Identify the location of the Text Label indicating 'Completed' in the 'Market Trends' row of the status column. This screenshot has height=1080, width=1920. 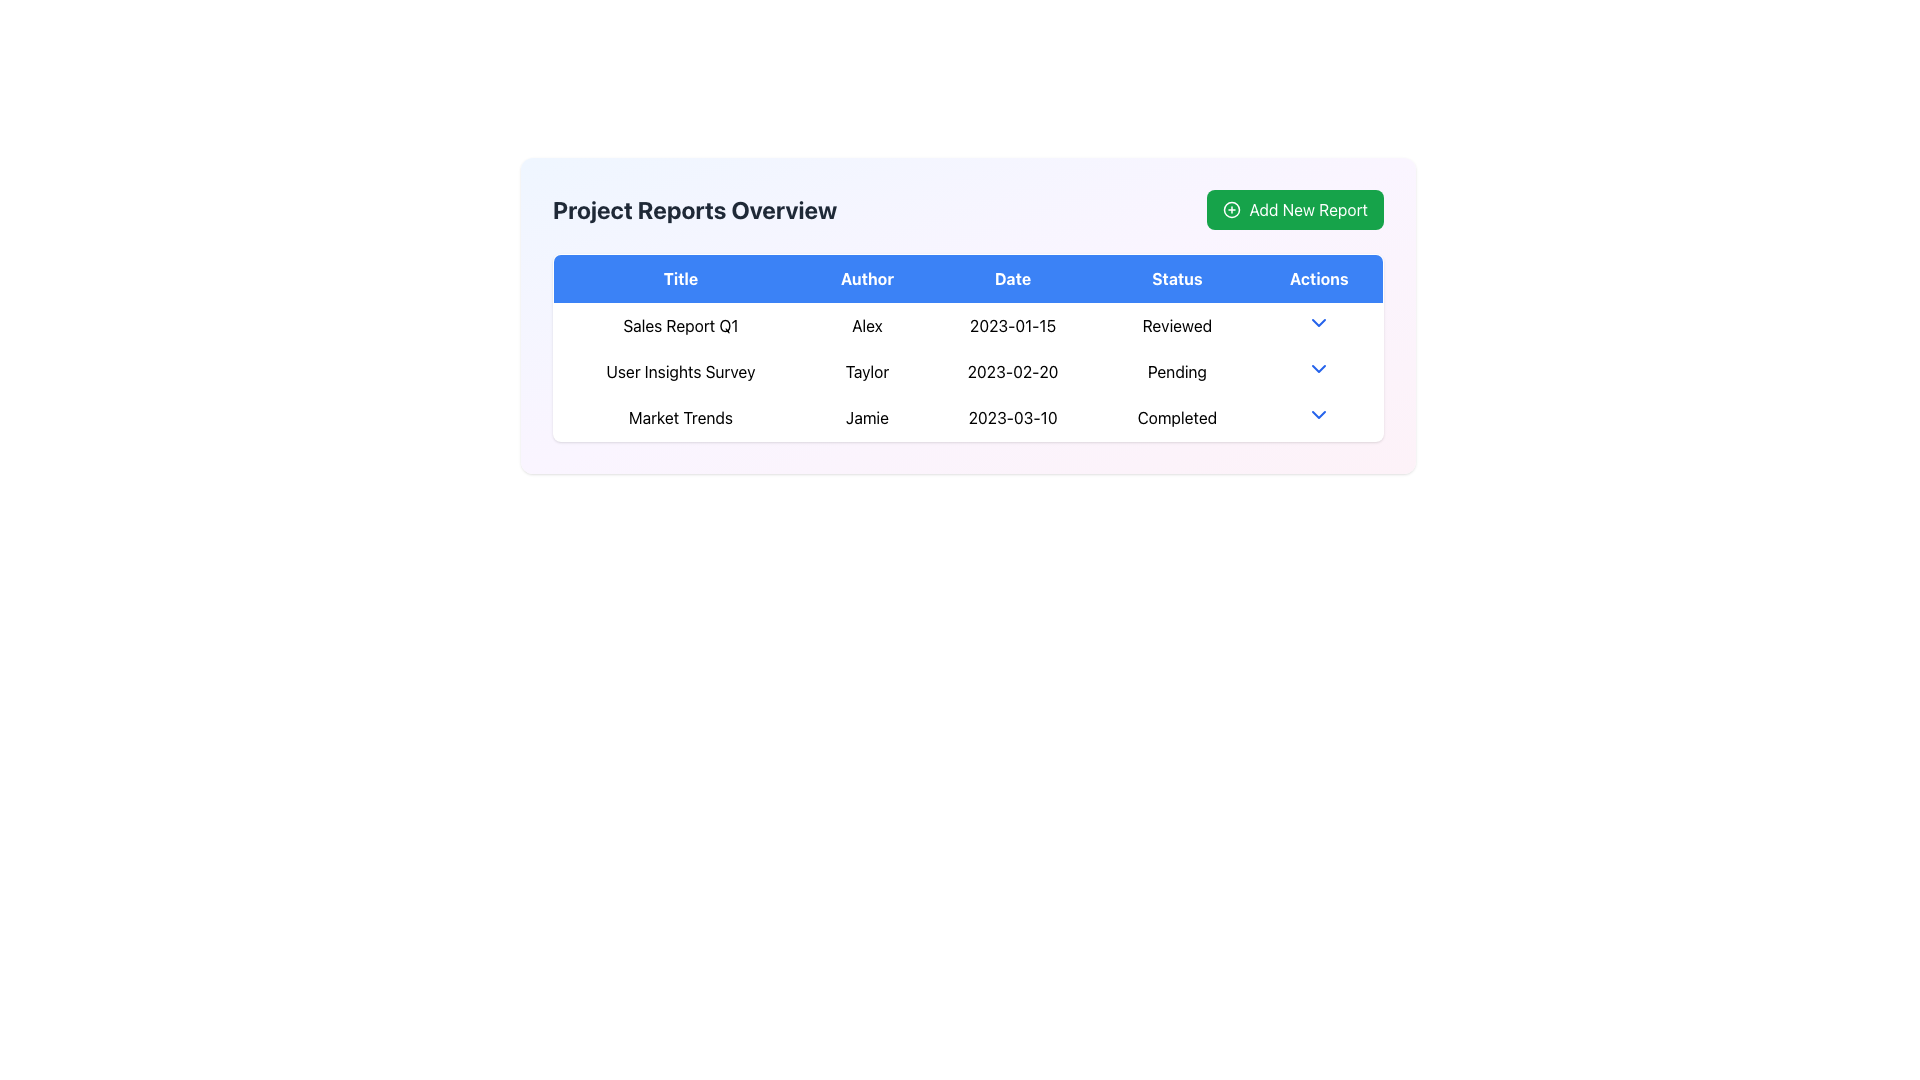
(1177, 417).